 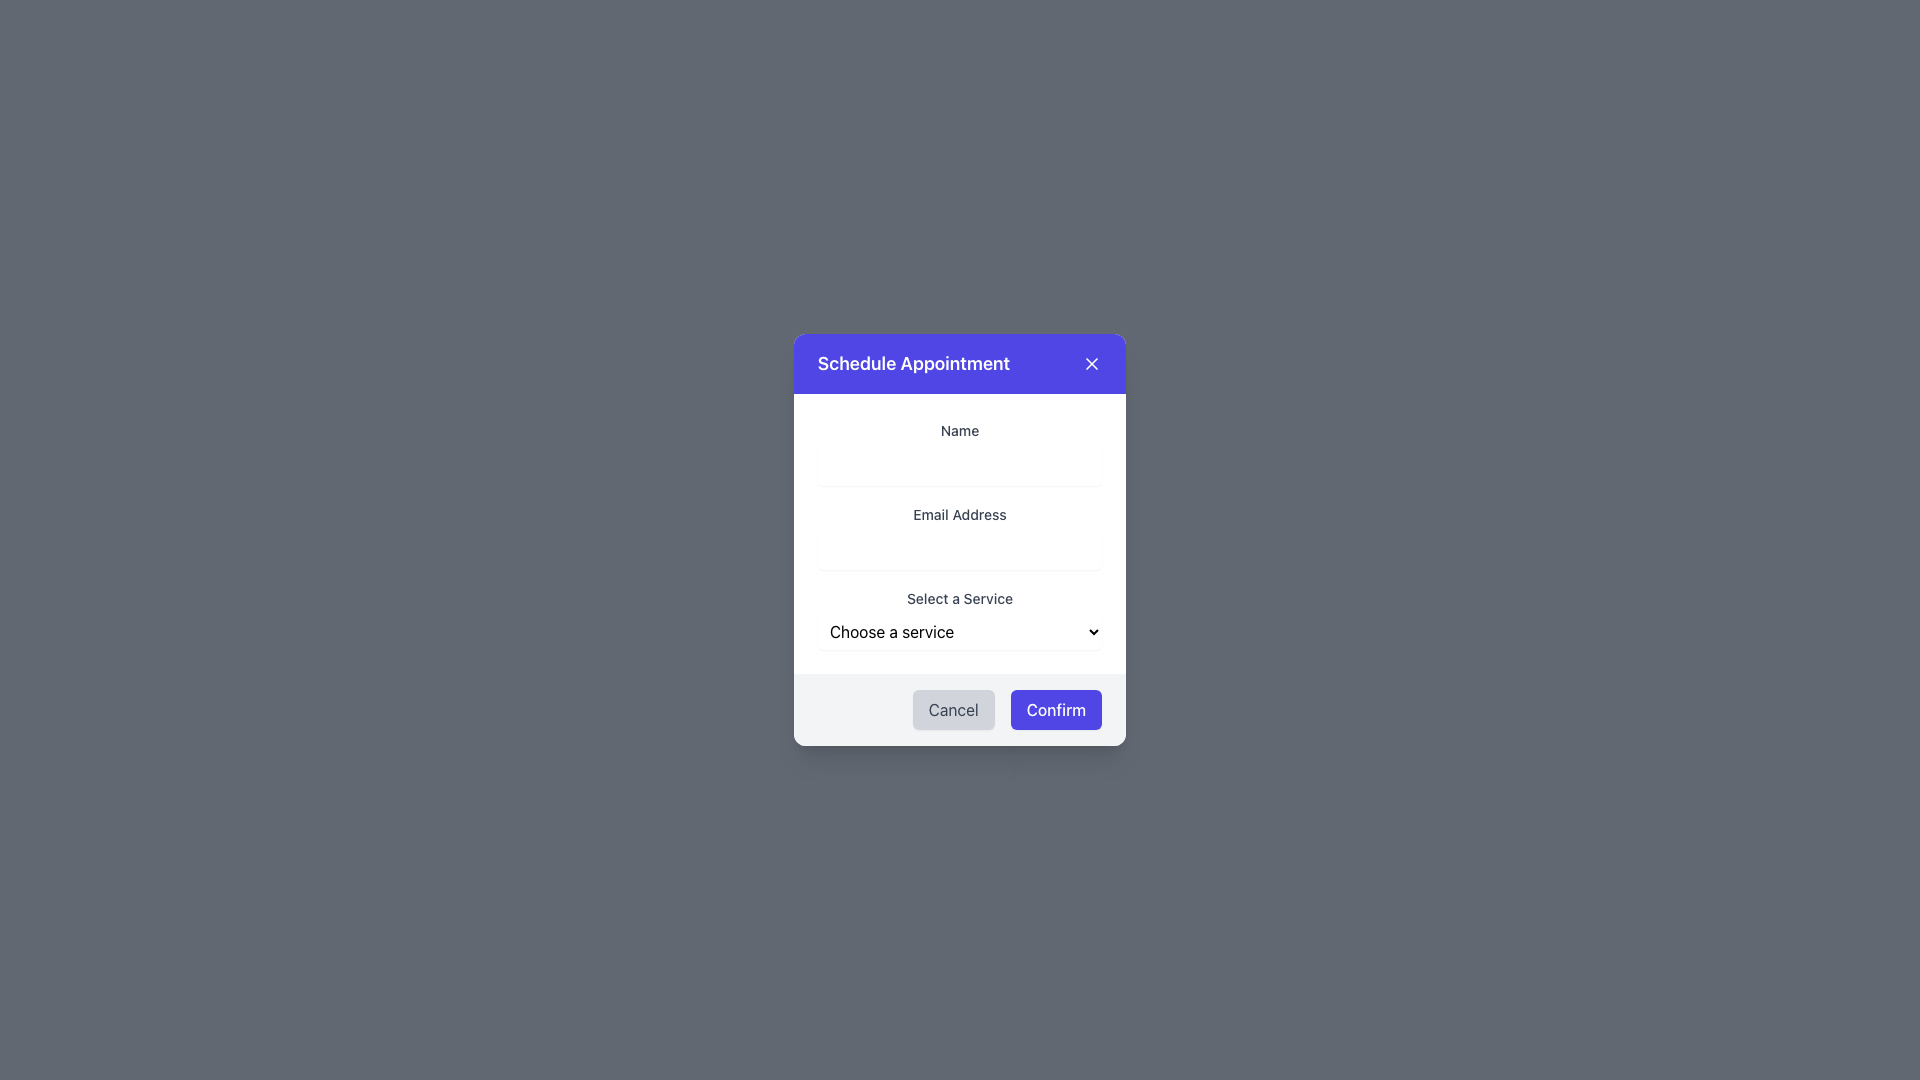 I want to click on the 'Select a Service' dropdown menu that allows users to choose from options like 'Consultation', 'Follow-up', 'Procedure', and 'Therapy', so click(x=960, y=616).